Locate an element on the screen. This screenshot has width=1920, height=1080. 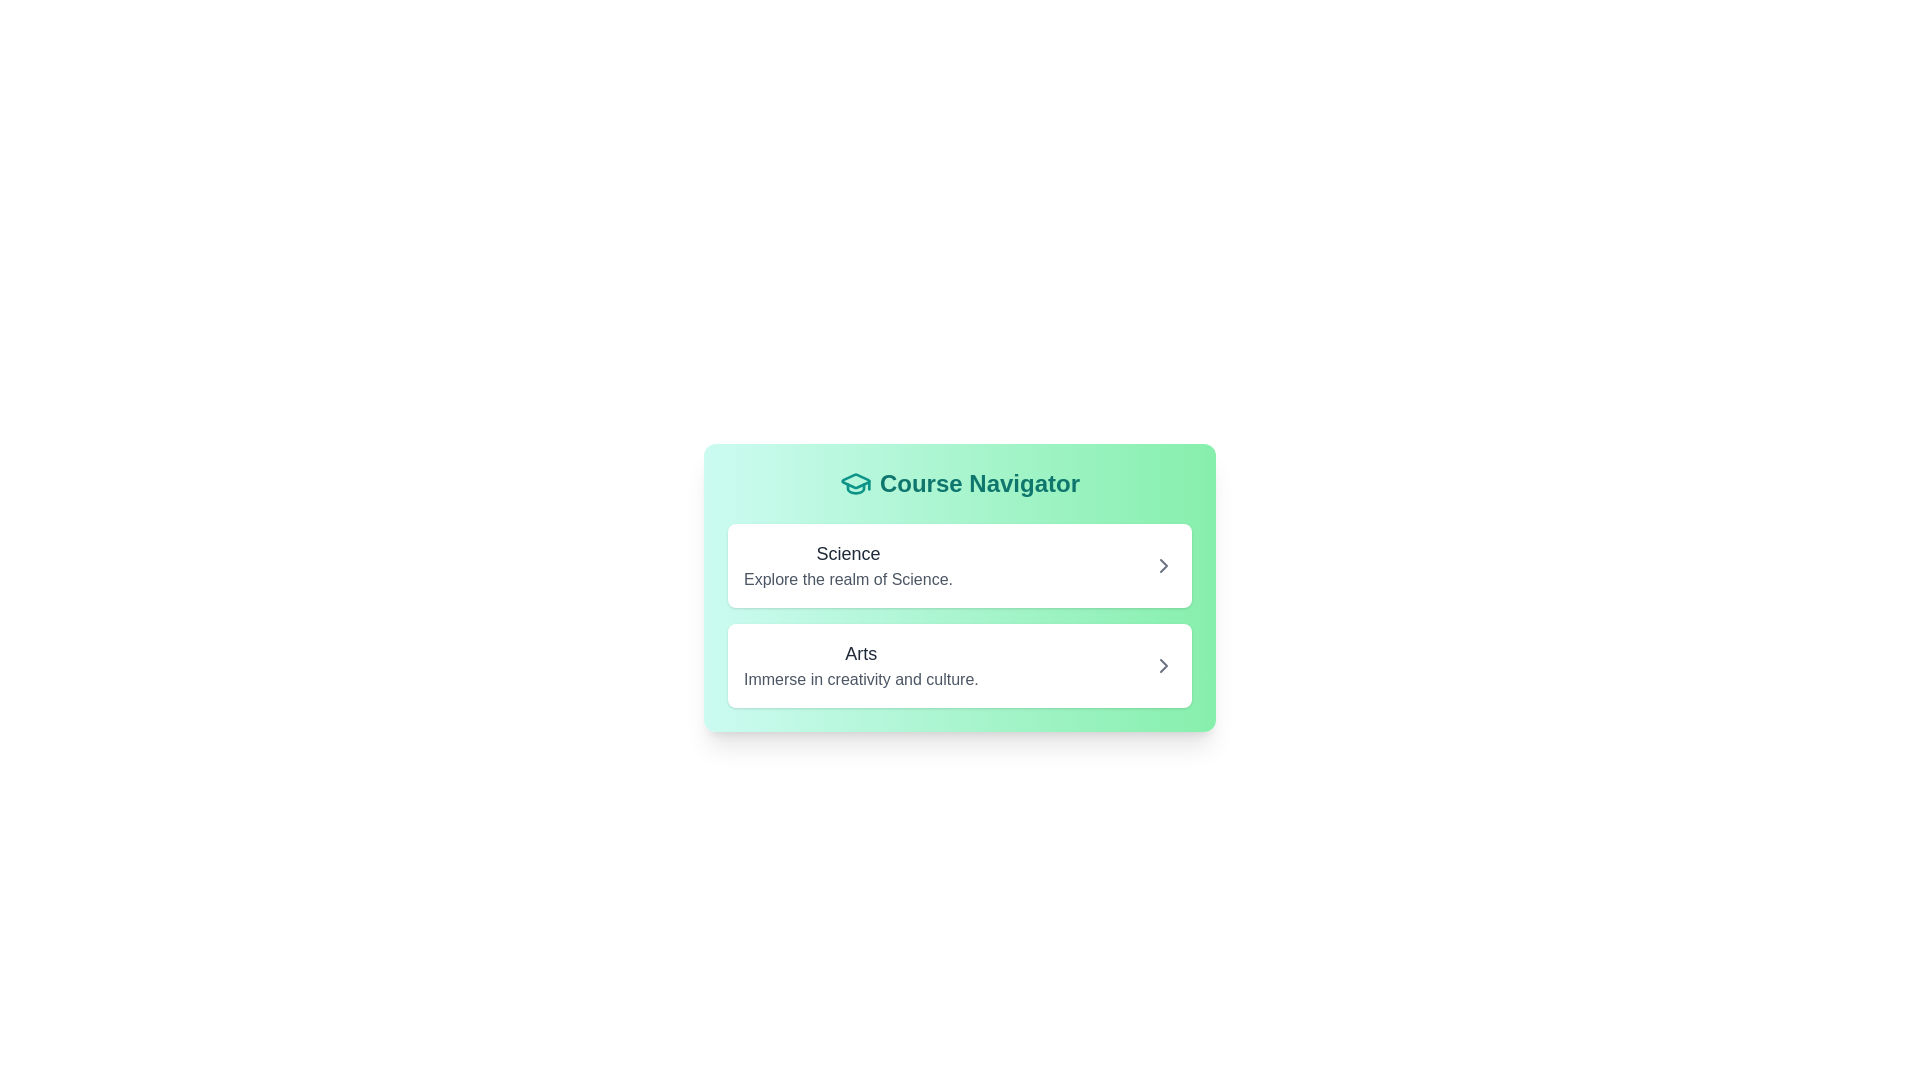
the header element with an accompanying icon at the top of the card that indicates the purpose of the contents below, which has a green gradient background is located at coordinates (960, 483).